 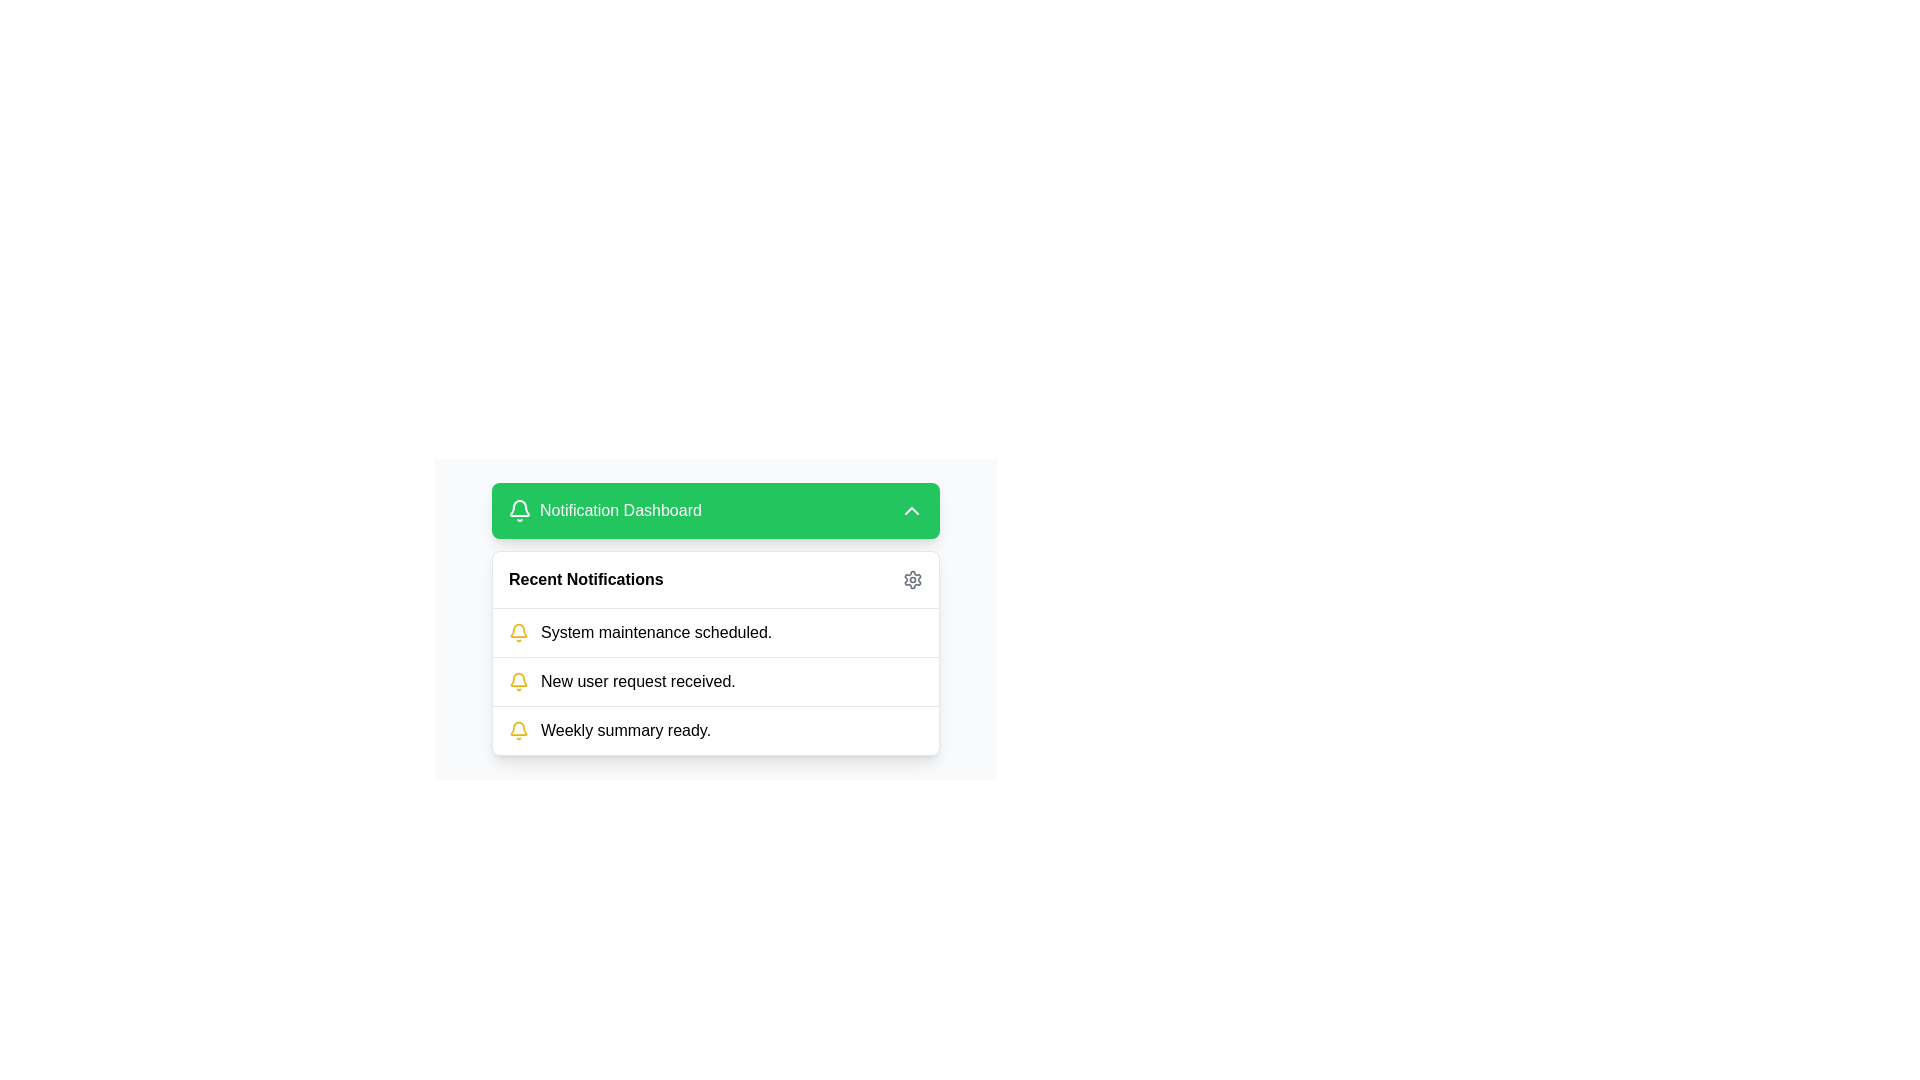 I want to click on the Chevron icon in the top-right corner of the green header bar labeled 'Notification Dashboard', so click(x=911, y=509).